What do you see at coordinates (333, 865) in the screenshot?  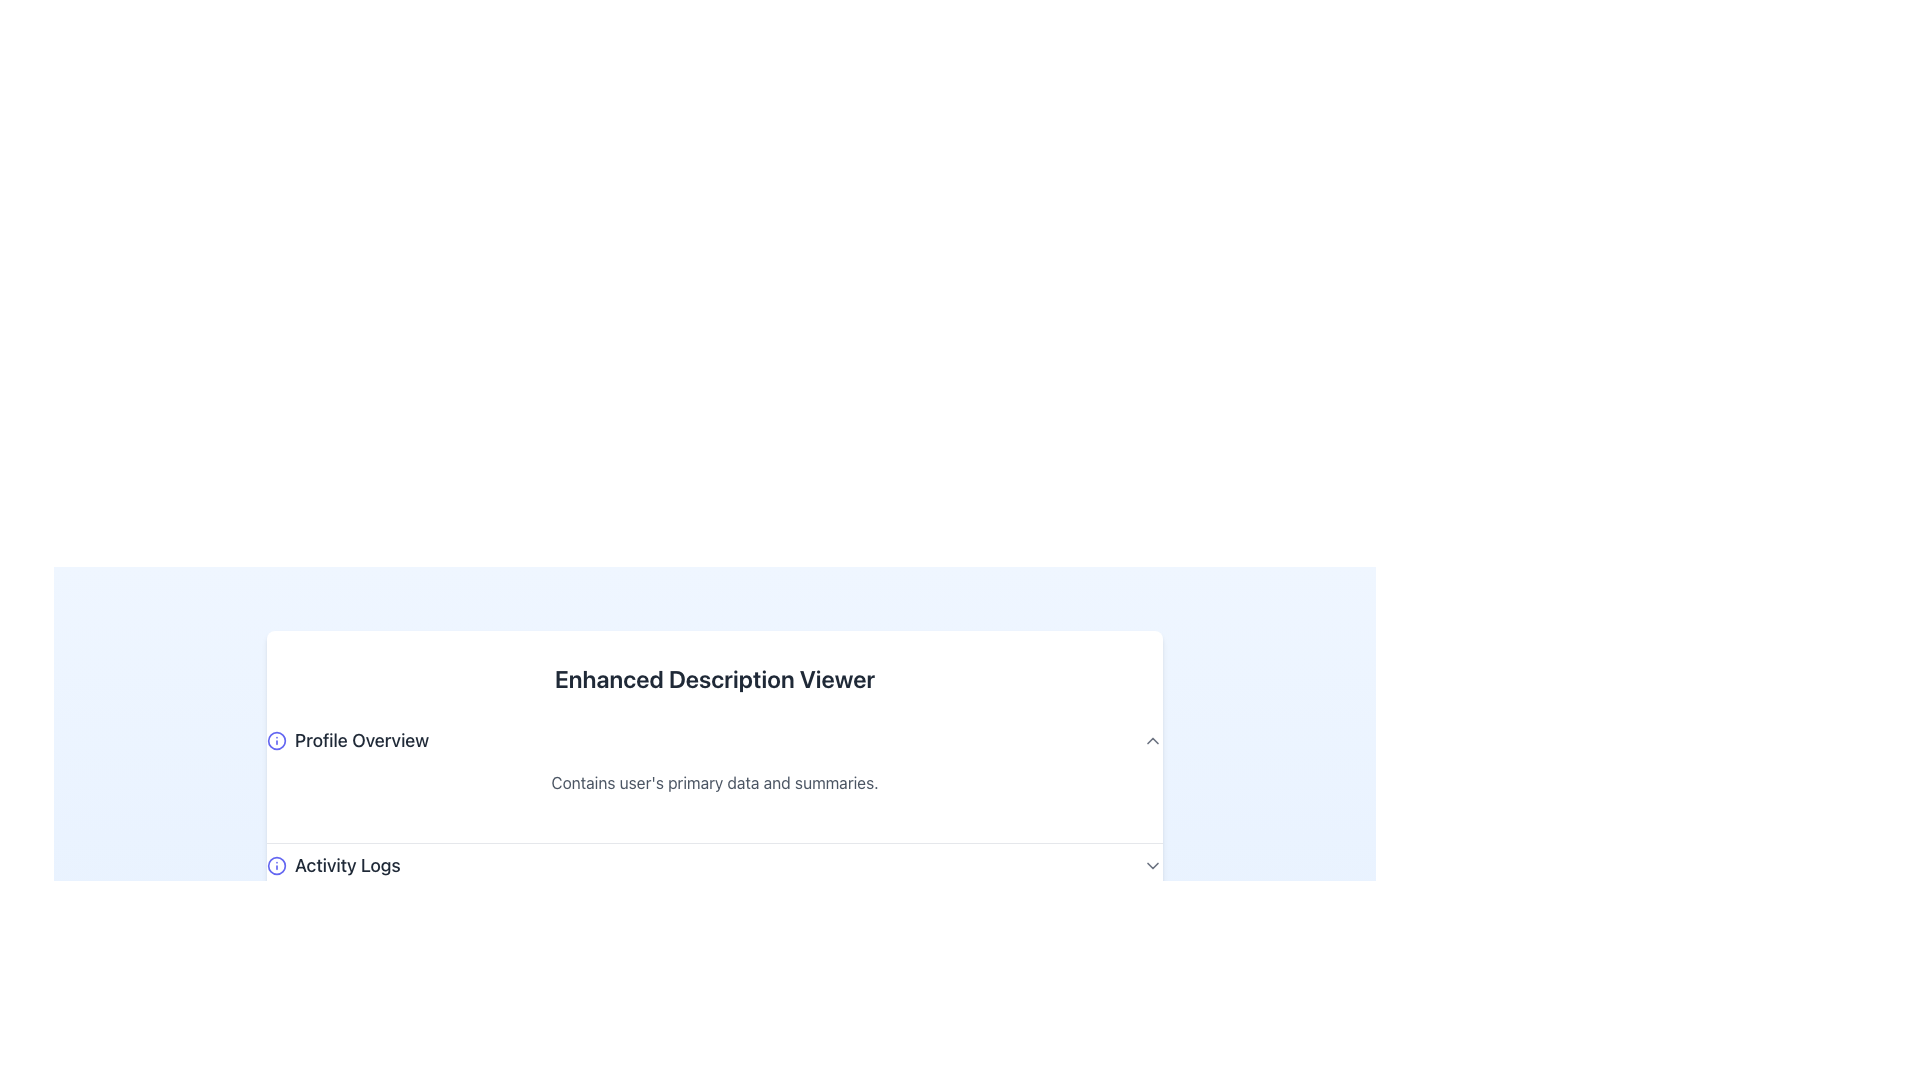 I see `the 'Activity Logs' label, which is a bold text element with an accompanying icon, located under the 'Enhanced Description Viewer' section` at bounding box center [333, 865].